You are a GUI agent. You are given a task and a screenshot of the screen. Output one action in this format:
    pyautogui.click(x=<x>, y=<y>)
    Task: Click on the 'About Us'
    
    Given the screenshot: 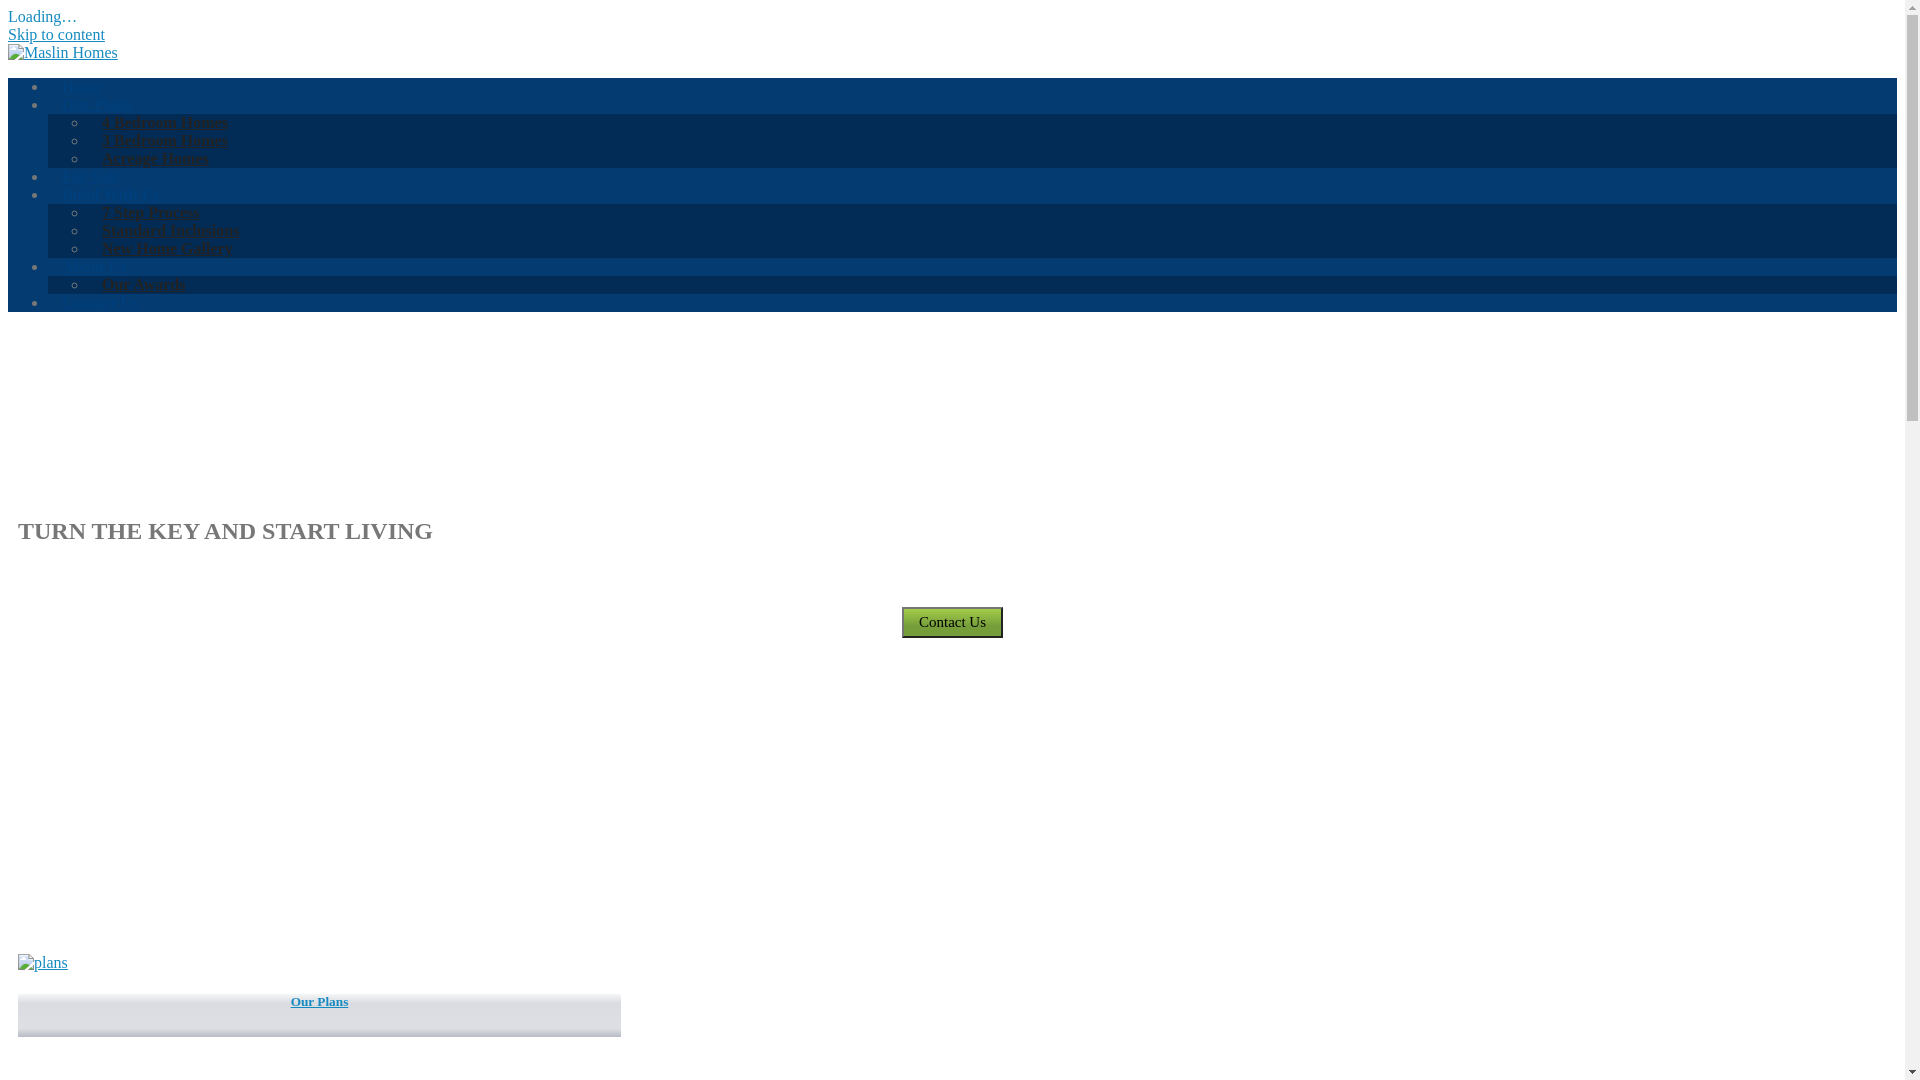 What is the action you would take?
    pyautogui.click(x=48, y=265)
    